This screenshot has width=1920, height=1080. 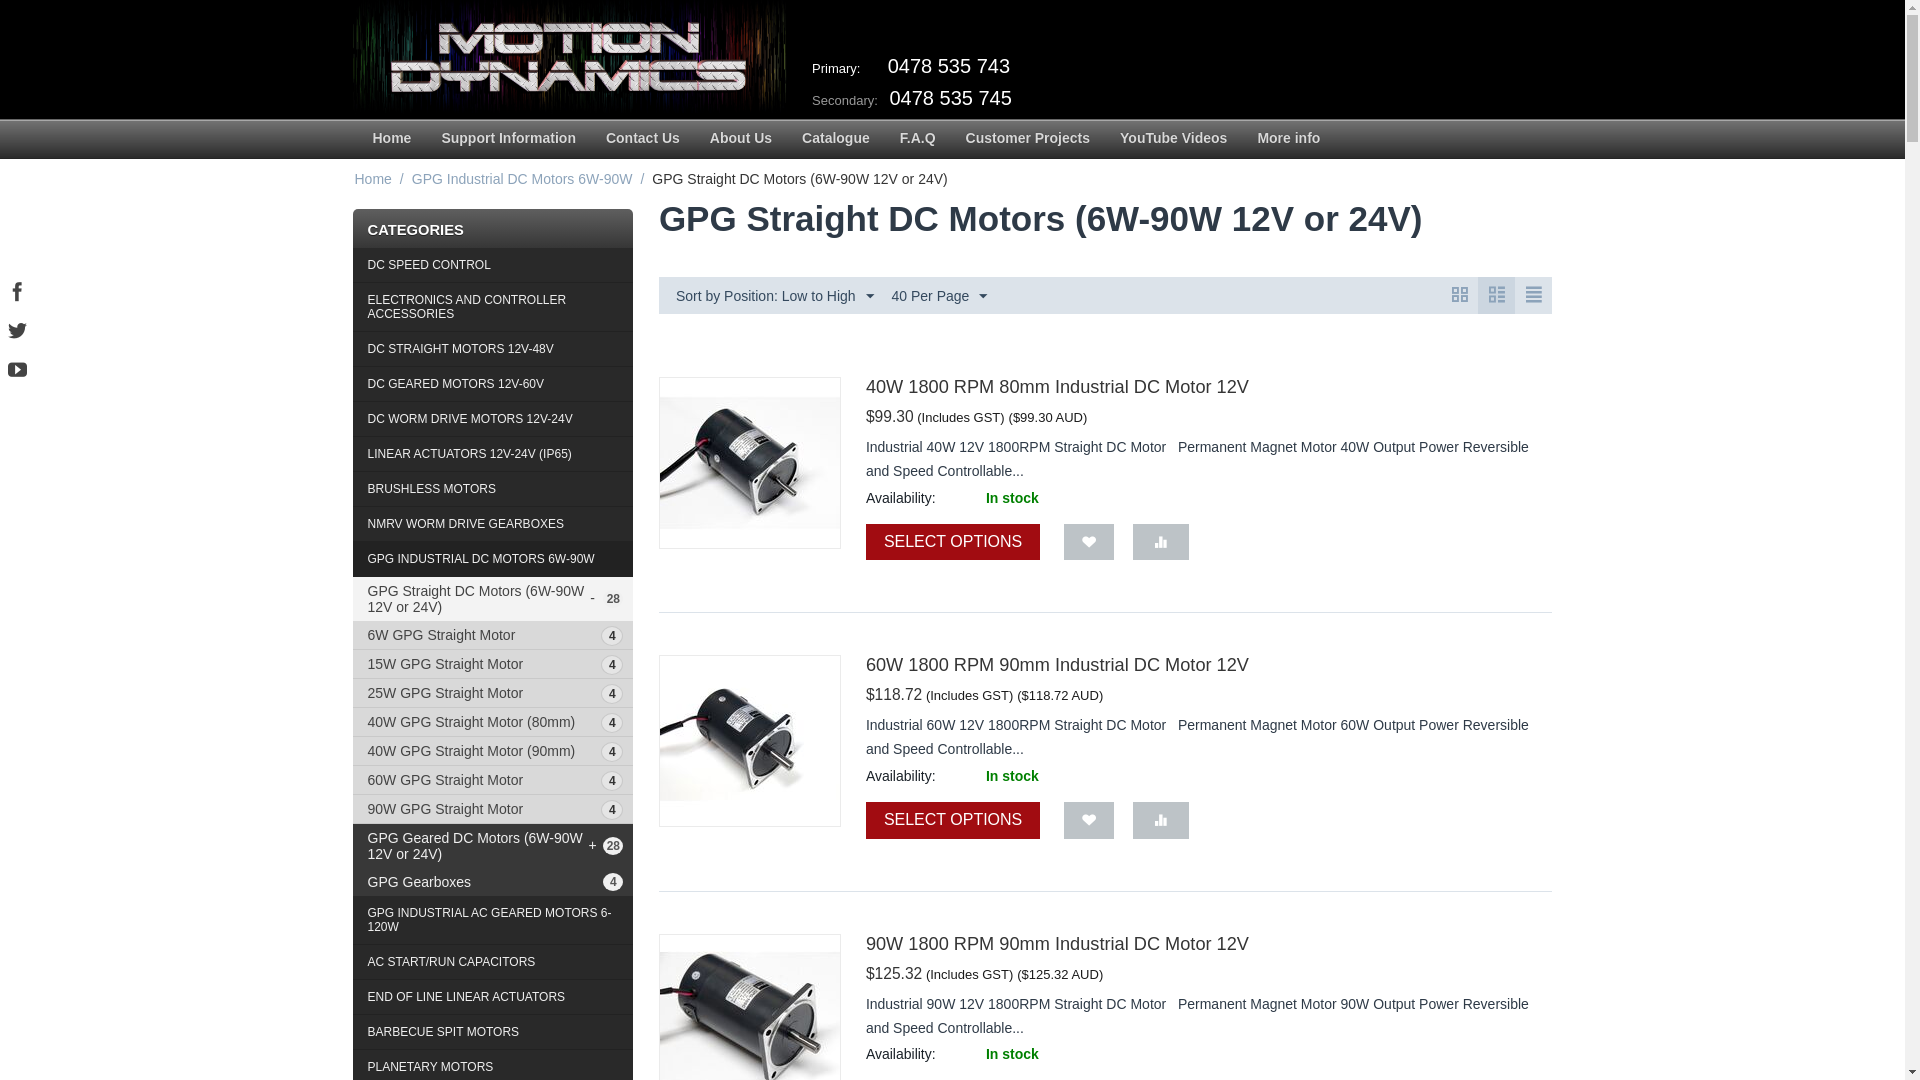 What do you see at coordinates (1288, 138) in the screenshot?
I see `'More info'` at bounding box center [1288, 138].